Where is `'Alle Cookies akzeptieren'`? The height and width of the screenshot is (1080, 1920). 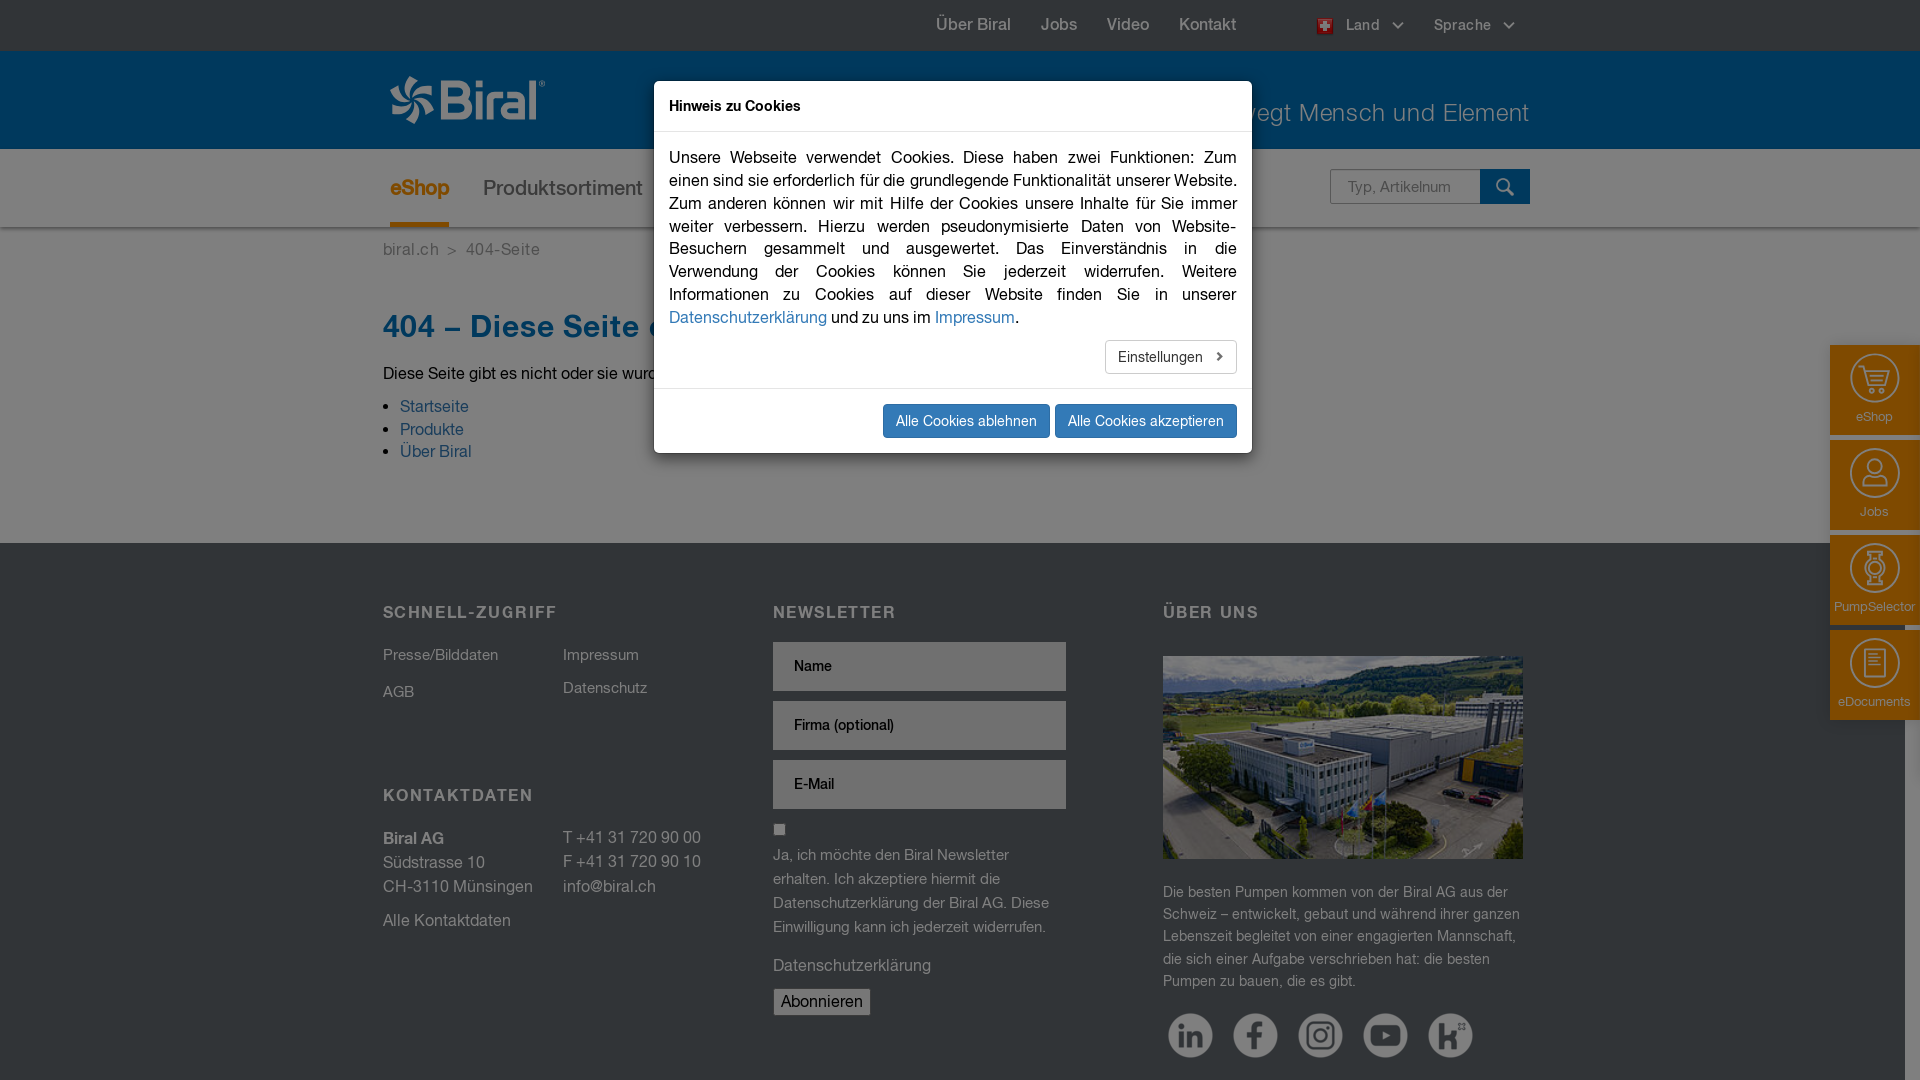 'Alle Cookies akzeptieren' is located at coordinates (1145, 419).